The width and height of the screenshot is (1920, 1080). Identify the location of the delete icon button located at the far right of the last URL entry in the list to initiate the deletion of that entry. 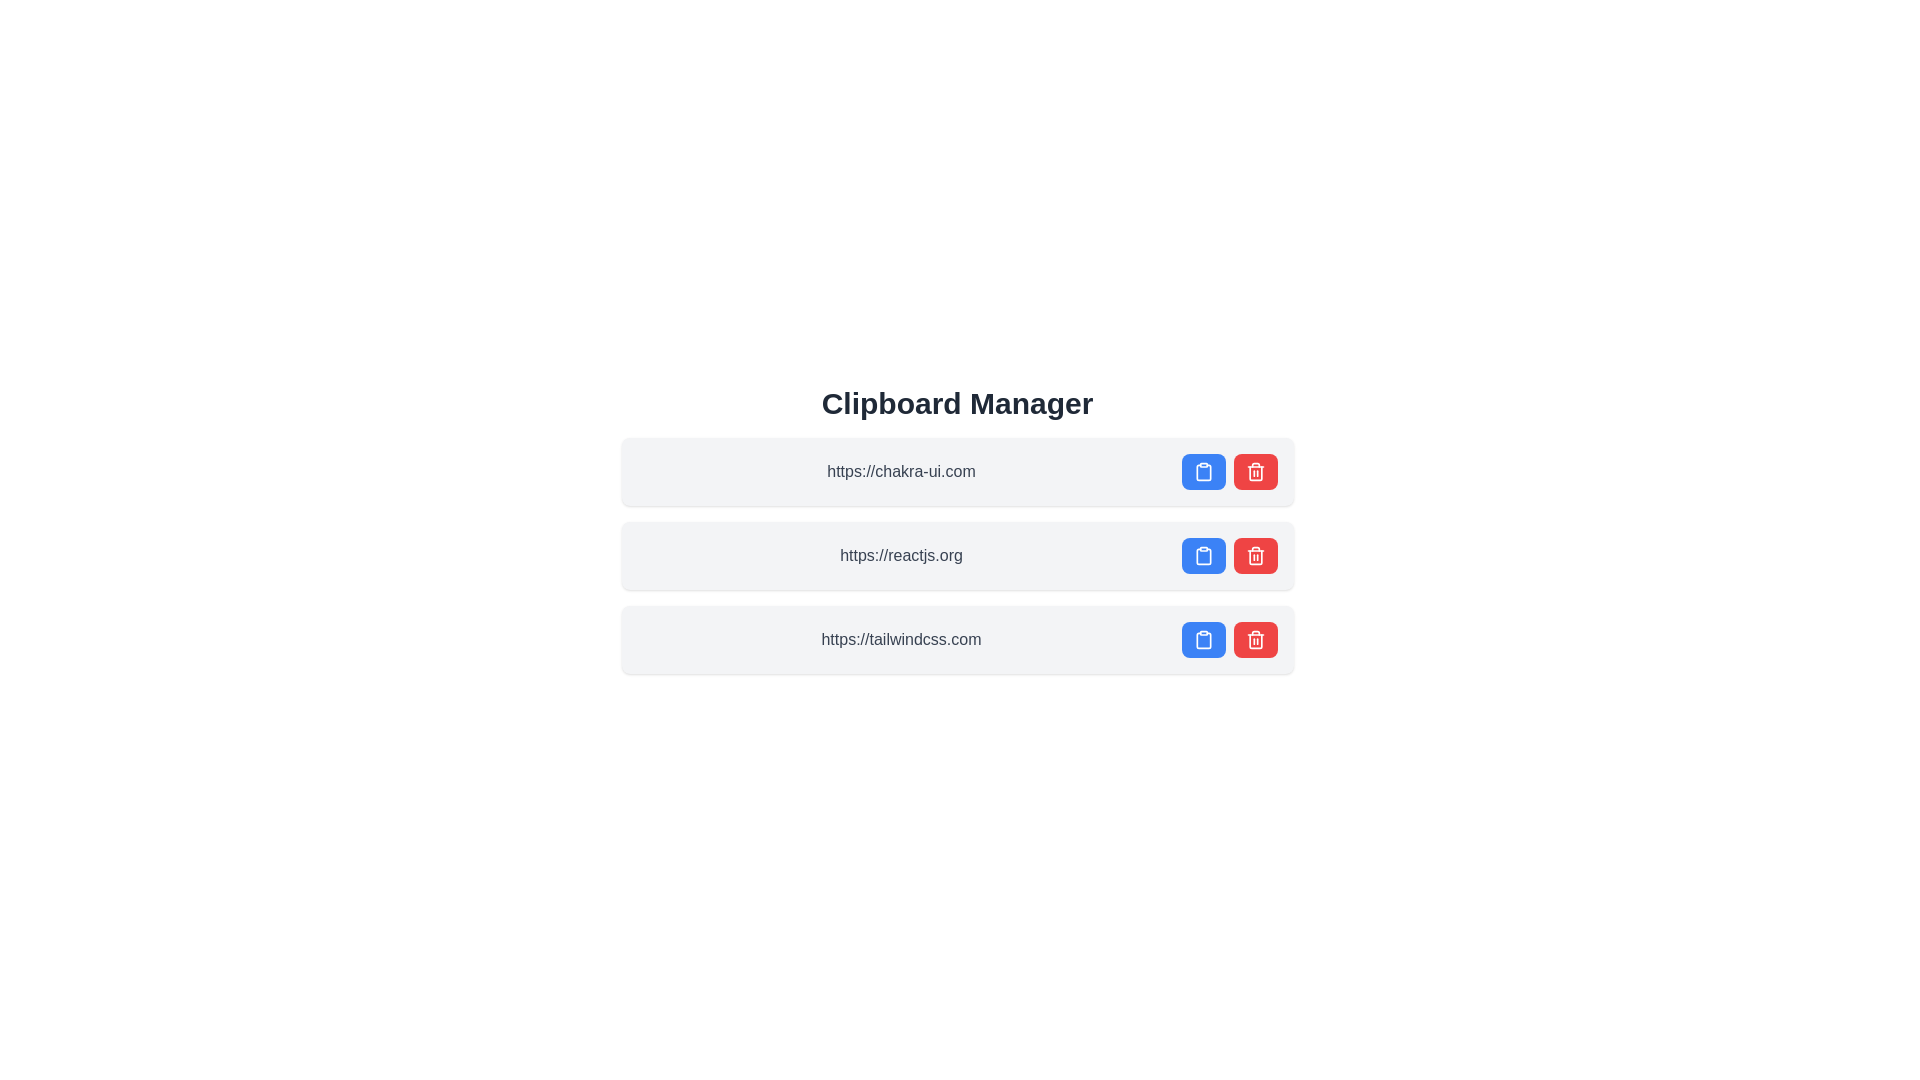
(1254, 471).